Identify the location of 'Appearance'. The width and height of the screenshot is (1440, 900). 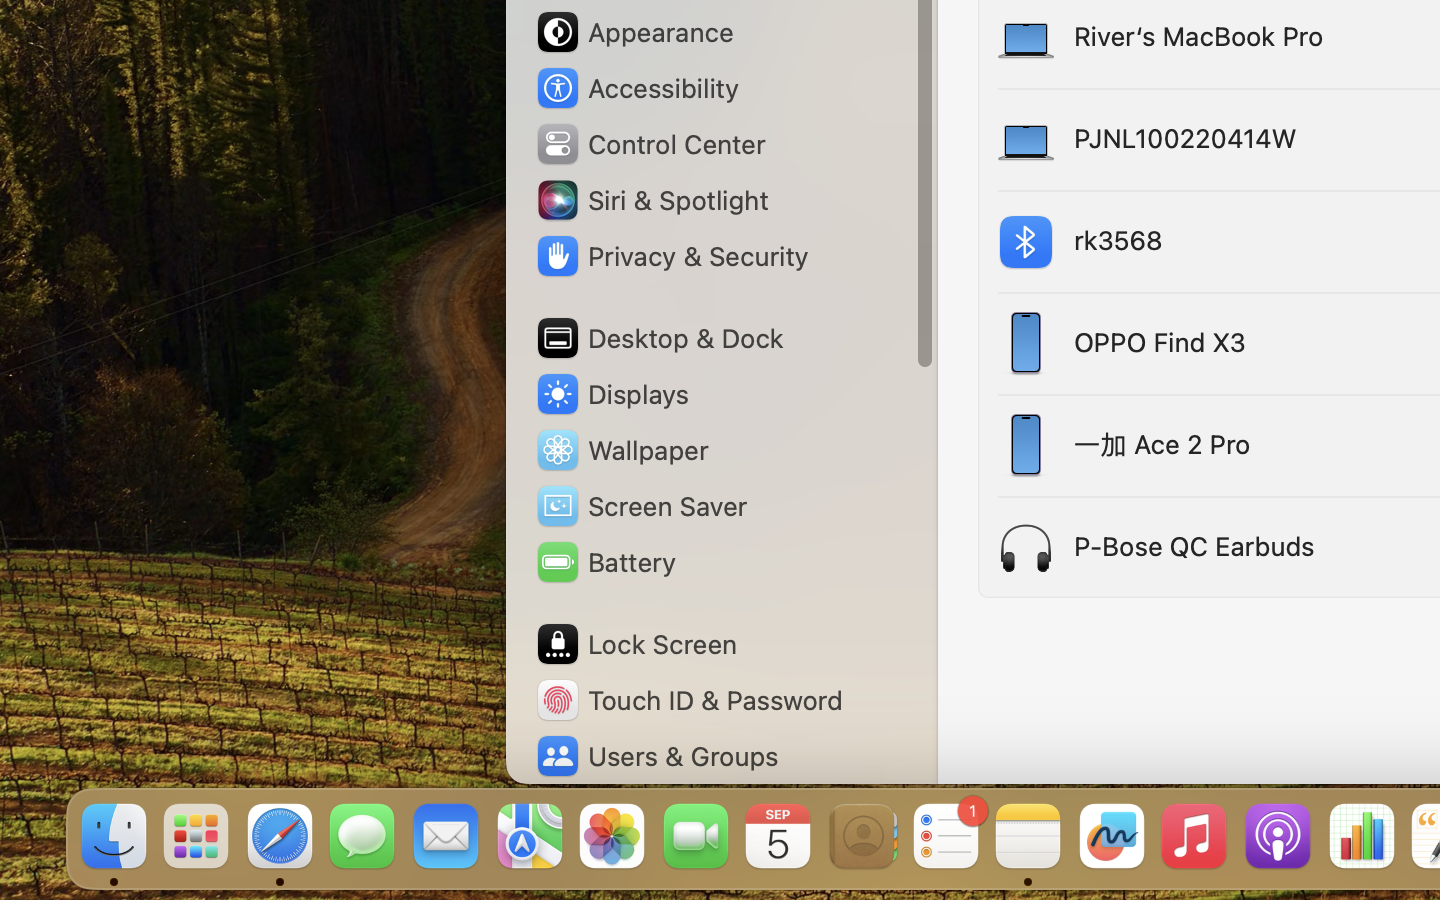
(633, 31).